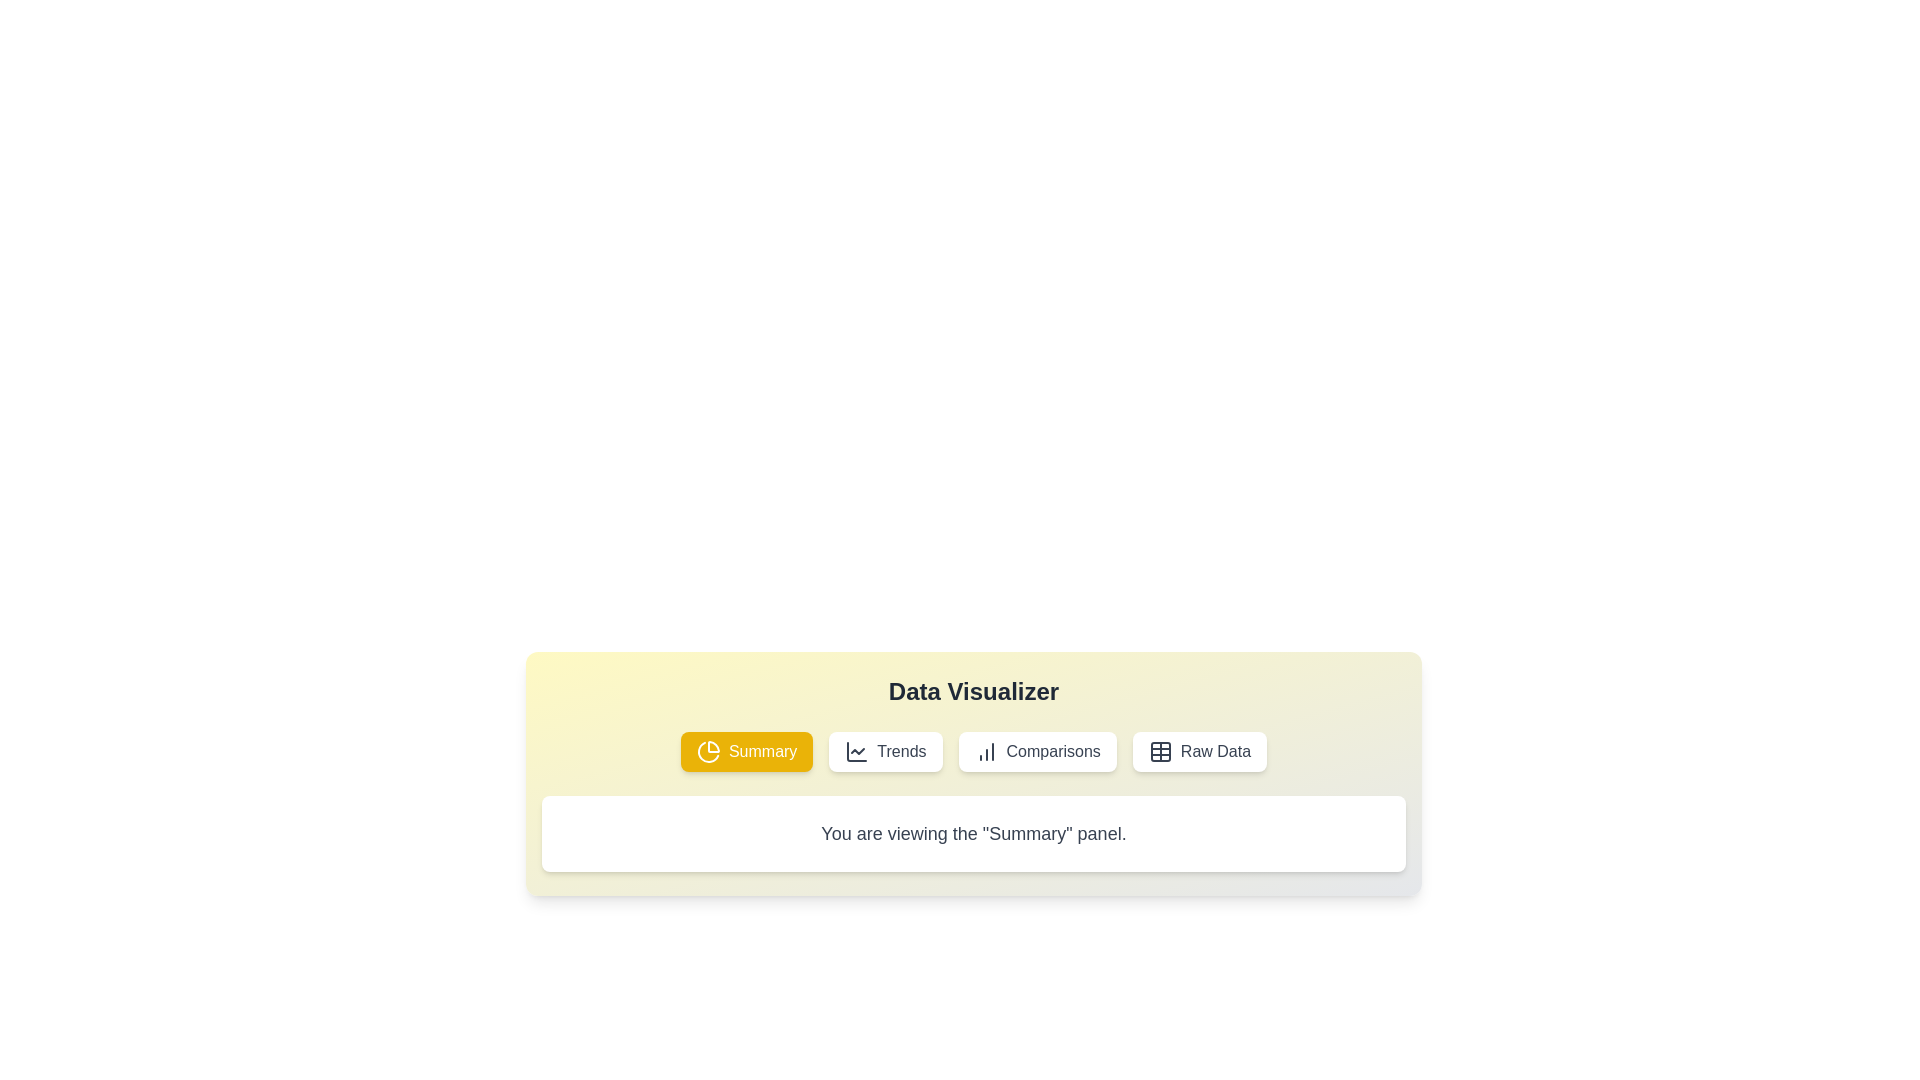 Image resolution: width=1920 pixels, height=1080 pixels. I want to click on the 'Comparisons' button, which is the third button in a horizontal row of buttons labeled 'Summary', 'Trends', 'Comparisons', and 'Raw Data', to switch views, so click(1037, 752).